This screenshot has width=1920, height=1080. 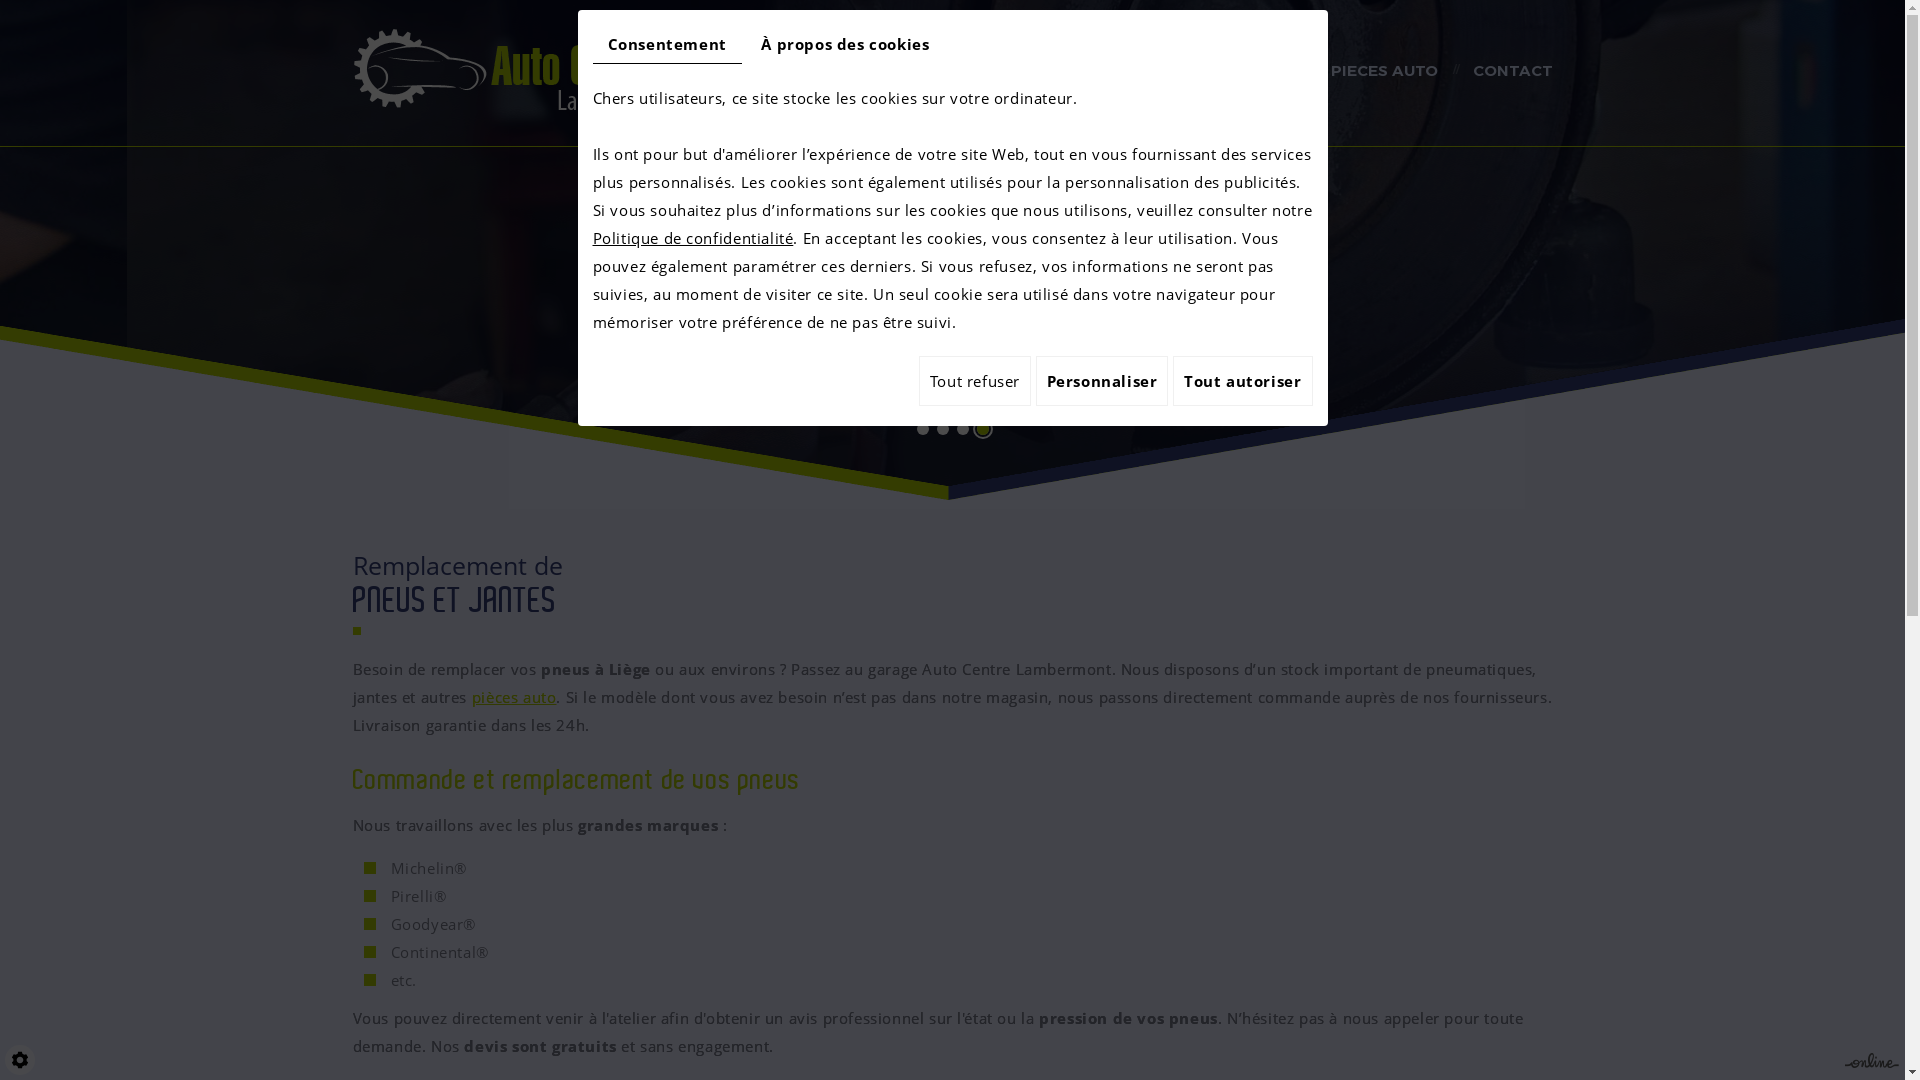 What do you see at coordinates (1512, 72) in the screenshot?
I see `'CONTACT'` at bounding box center [1512, 72].